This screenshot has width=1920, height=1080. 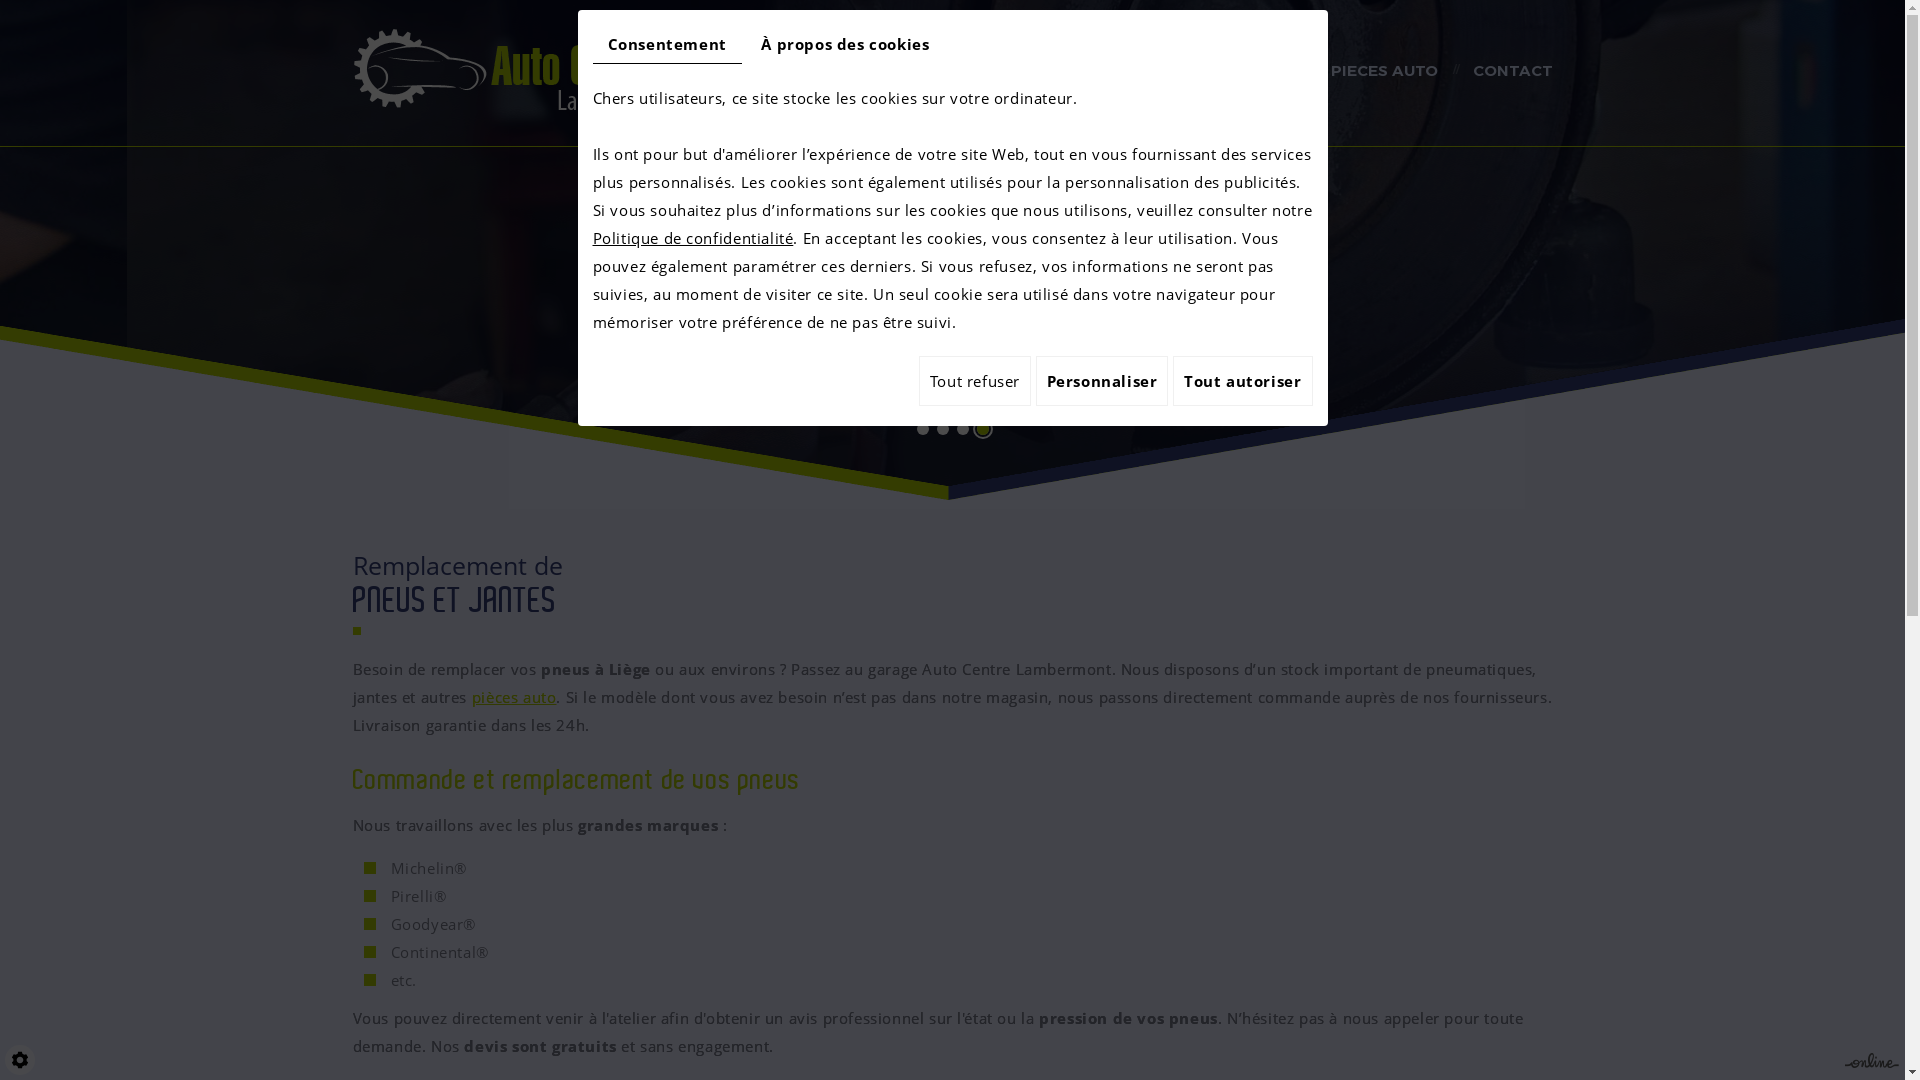 What do you see at coordinates (1512, 72) in the screenshot?
I see `'CONTACT'` at bounding box center [1512, 72].